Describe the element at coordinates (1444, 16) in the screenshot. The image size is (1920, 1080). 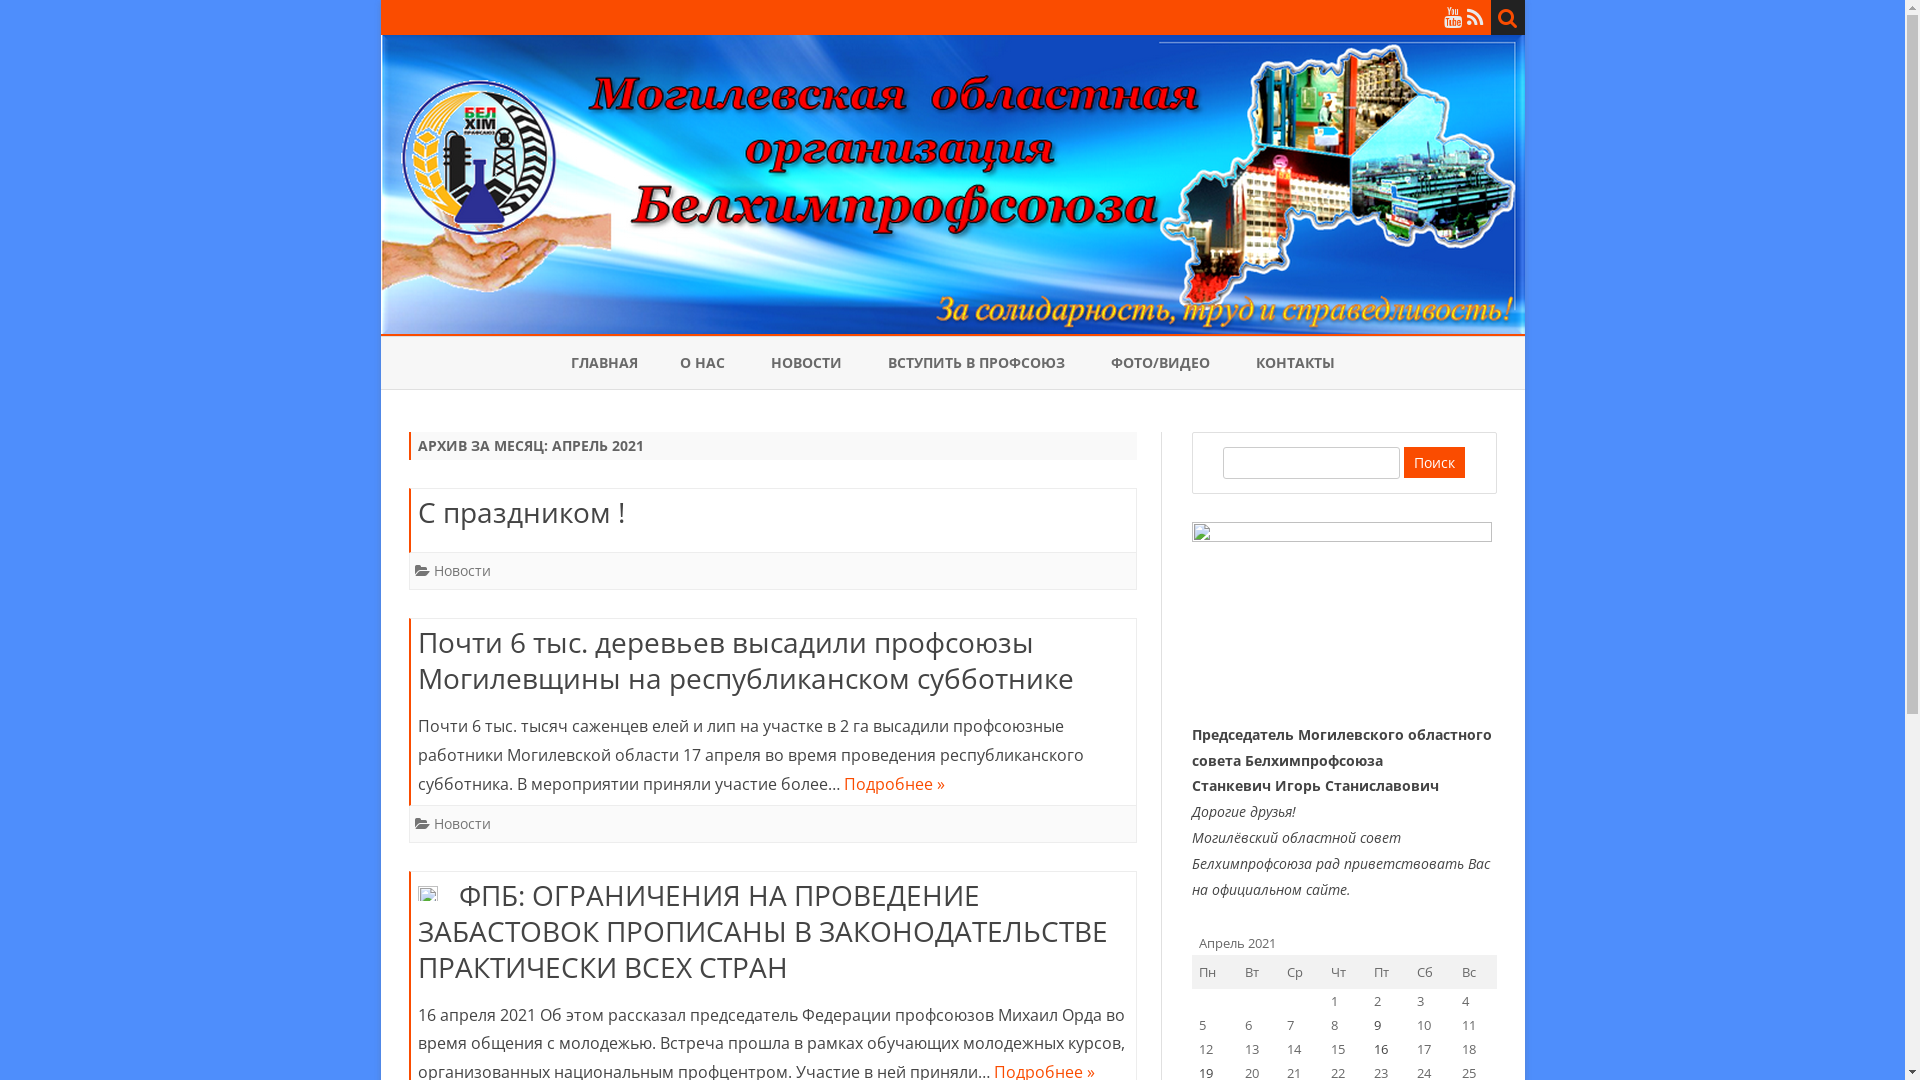
I see `'YouTube'` at that location.